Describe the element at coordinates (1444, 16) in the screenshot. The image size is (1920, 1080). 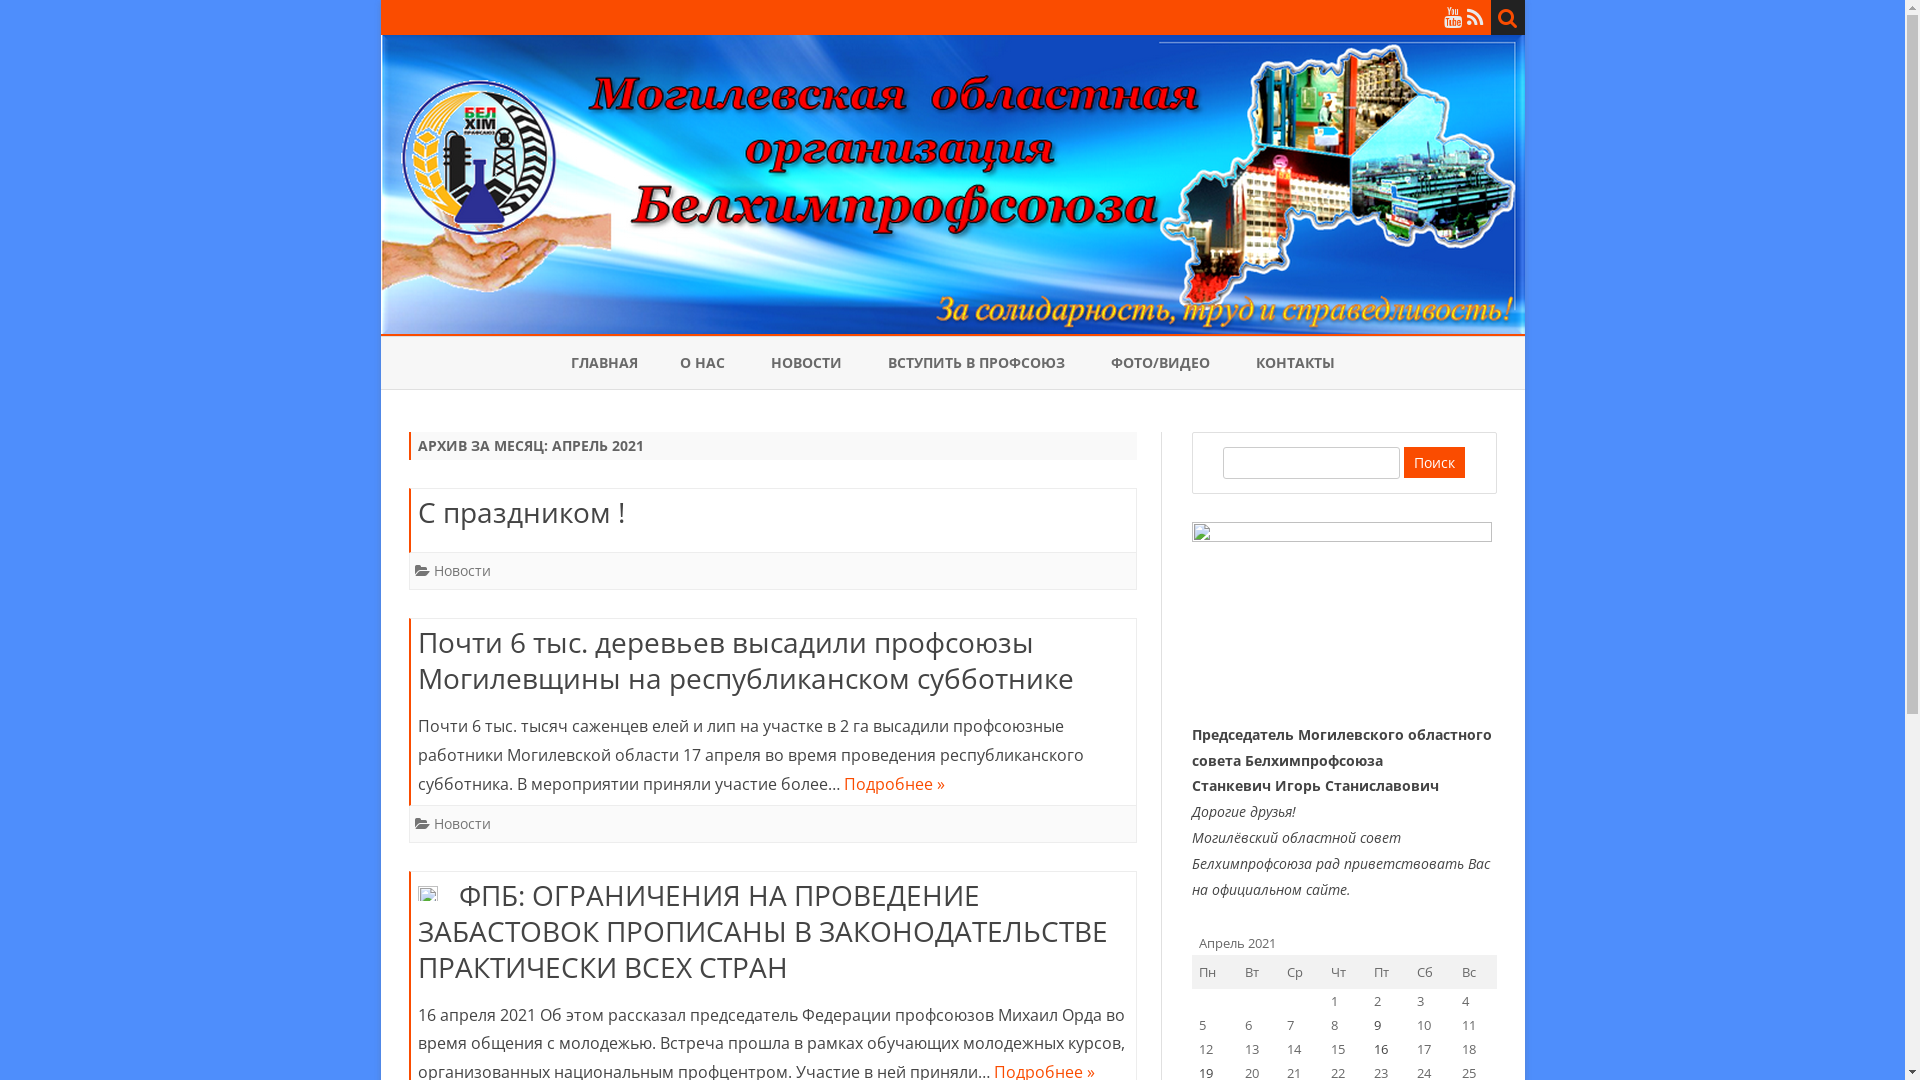
I see `'YouTube'` at that location.